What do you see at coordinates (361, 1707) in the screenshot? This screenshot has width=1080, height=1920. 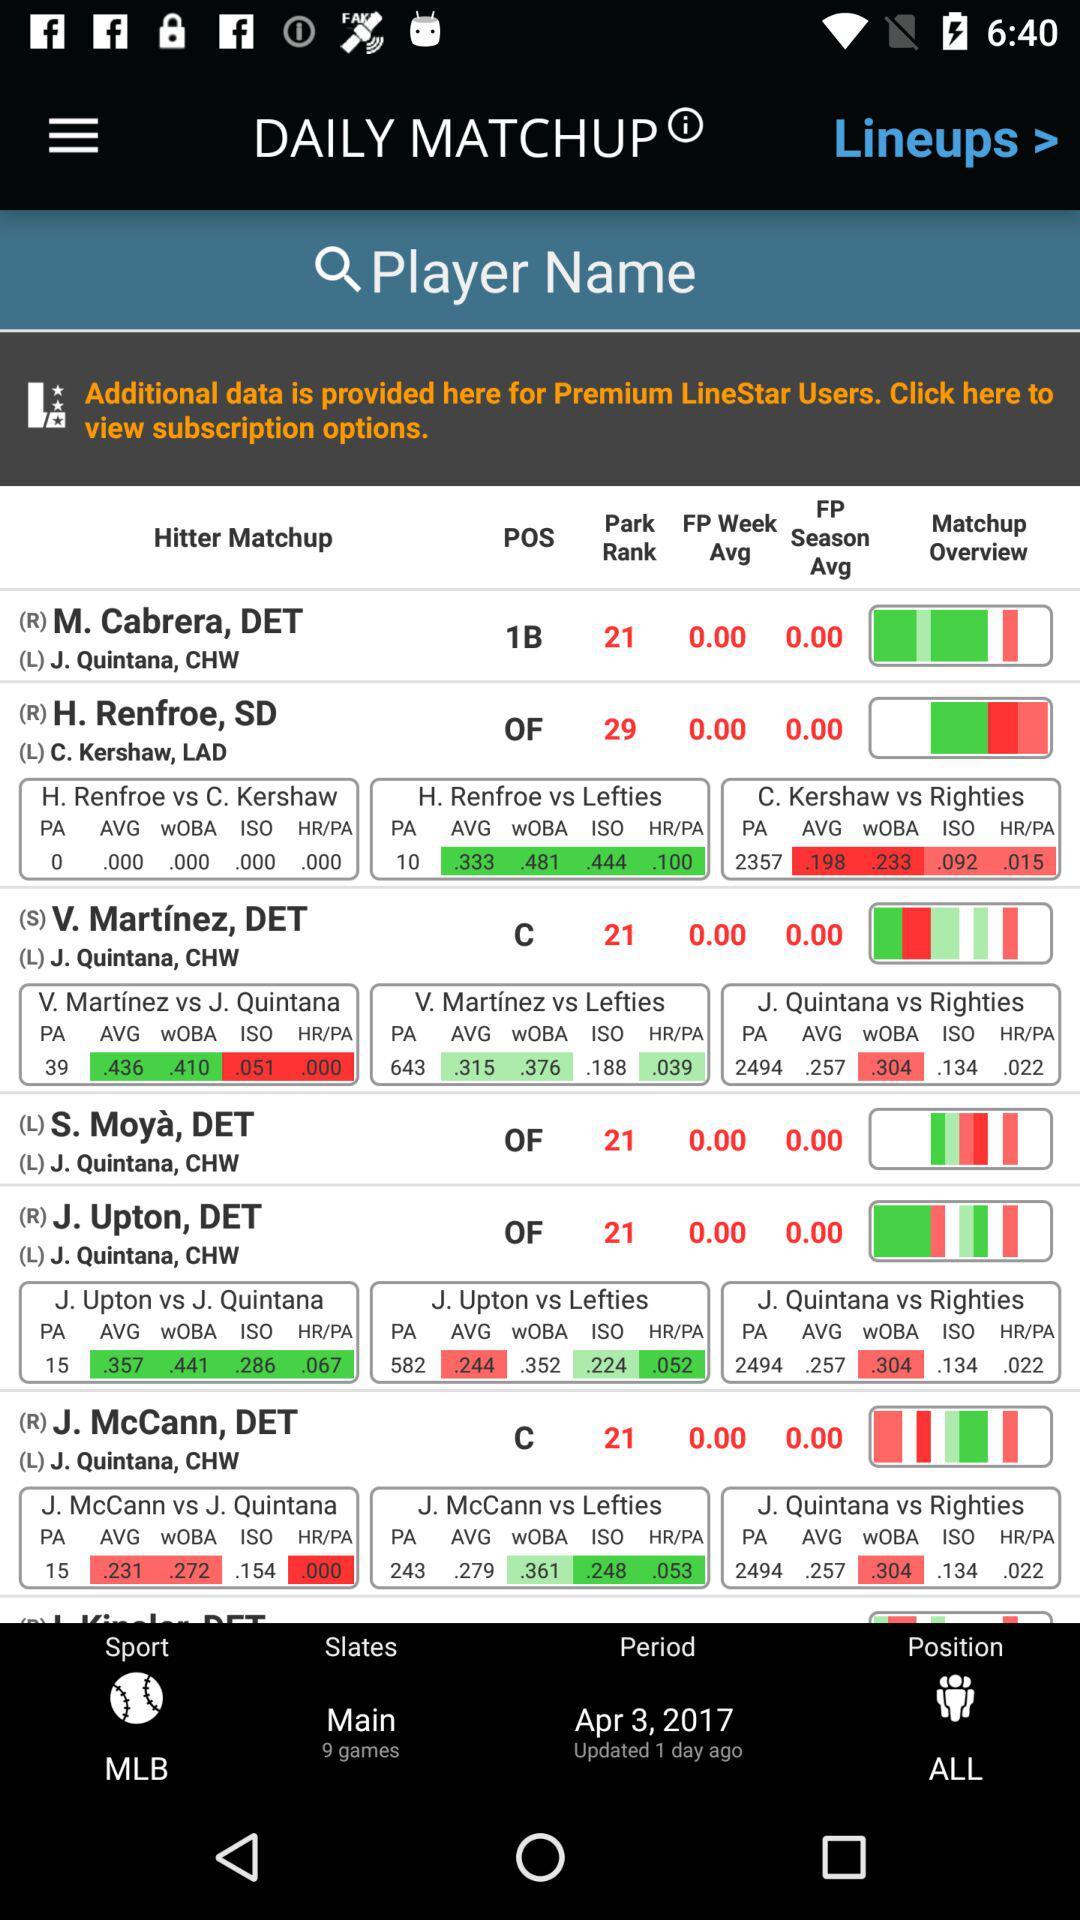 I see `the bottom left side second icon` at bounding box center [361, 1707].